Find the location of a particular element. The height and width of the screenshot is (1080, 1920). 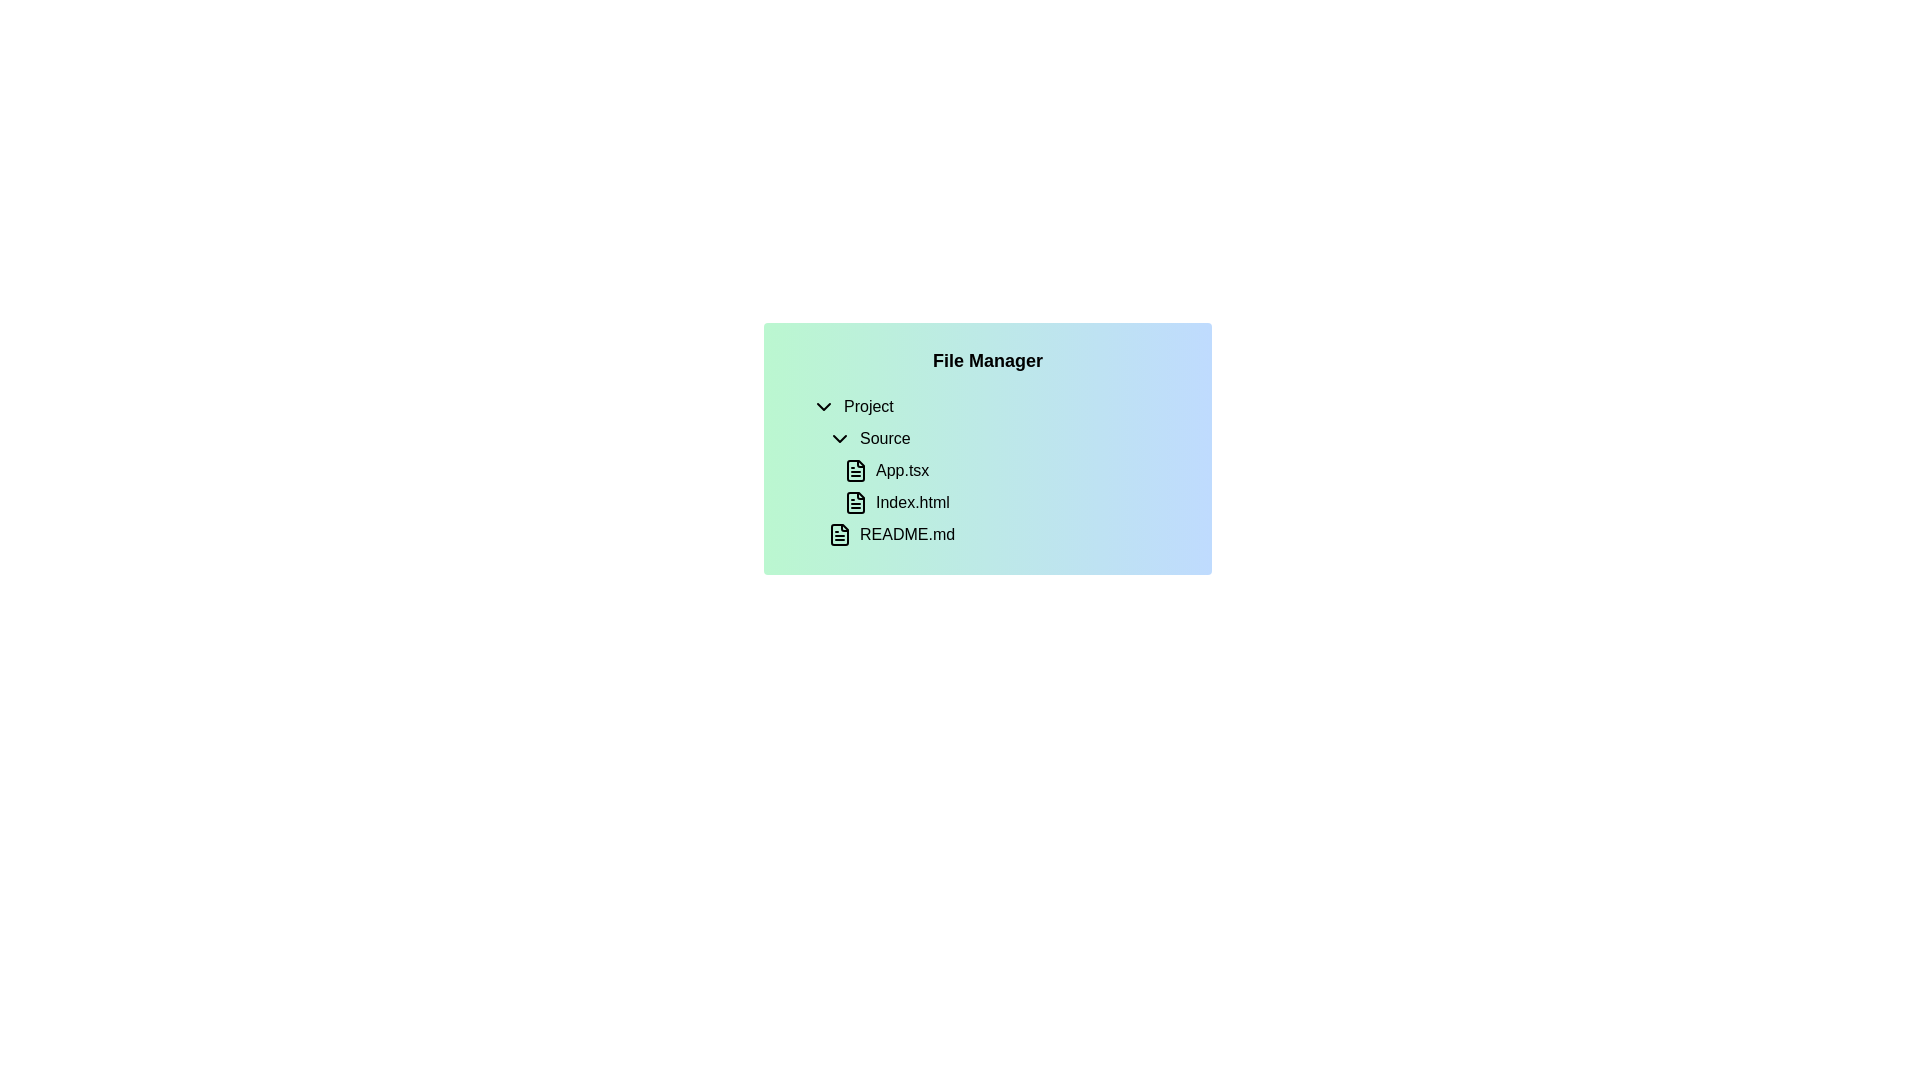

the 'README.md' file item is located at coordinates (996, 534).